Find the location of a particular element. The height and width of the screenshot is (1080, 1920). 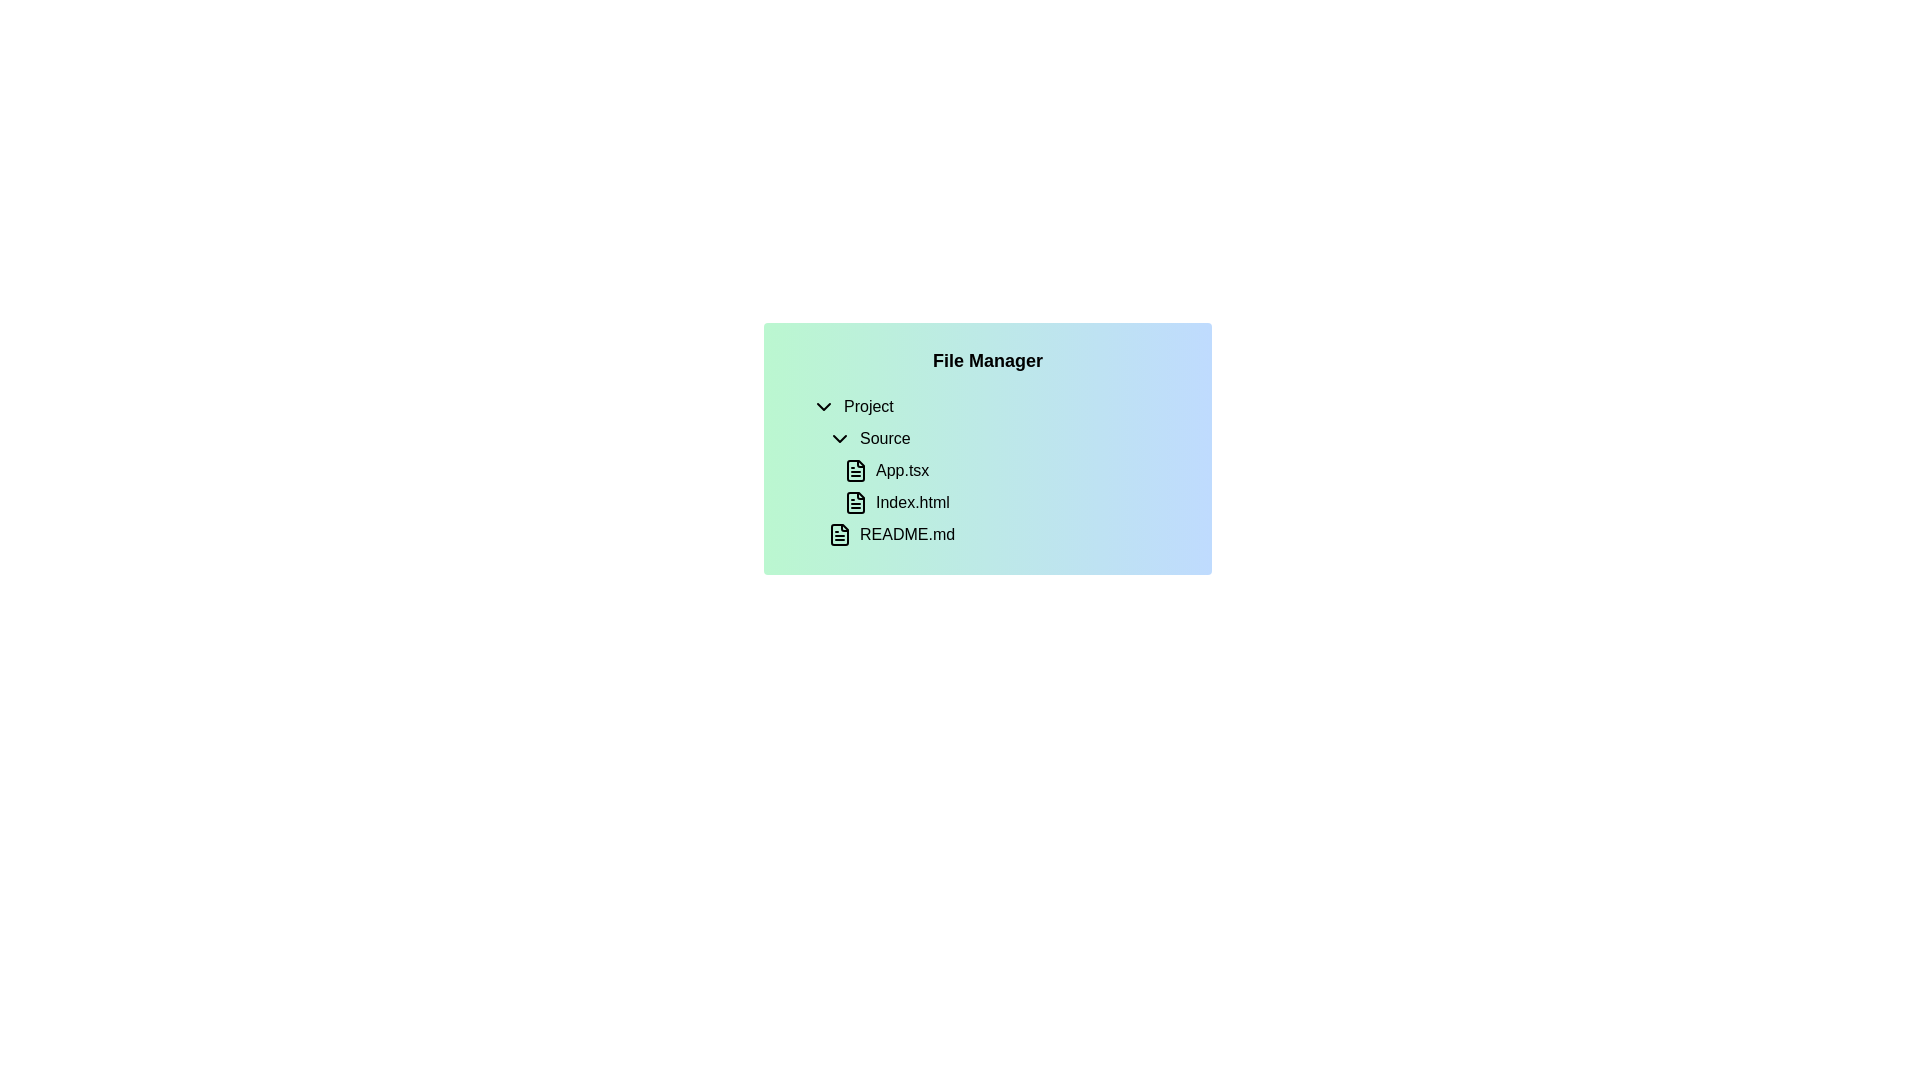

the 'README.md' file item is located at coordinates (996, 534).